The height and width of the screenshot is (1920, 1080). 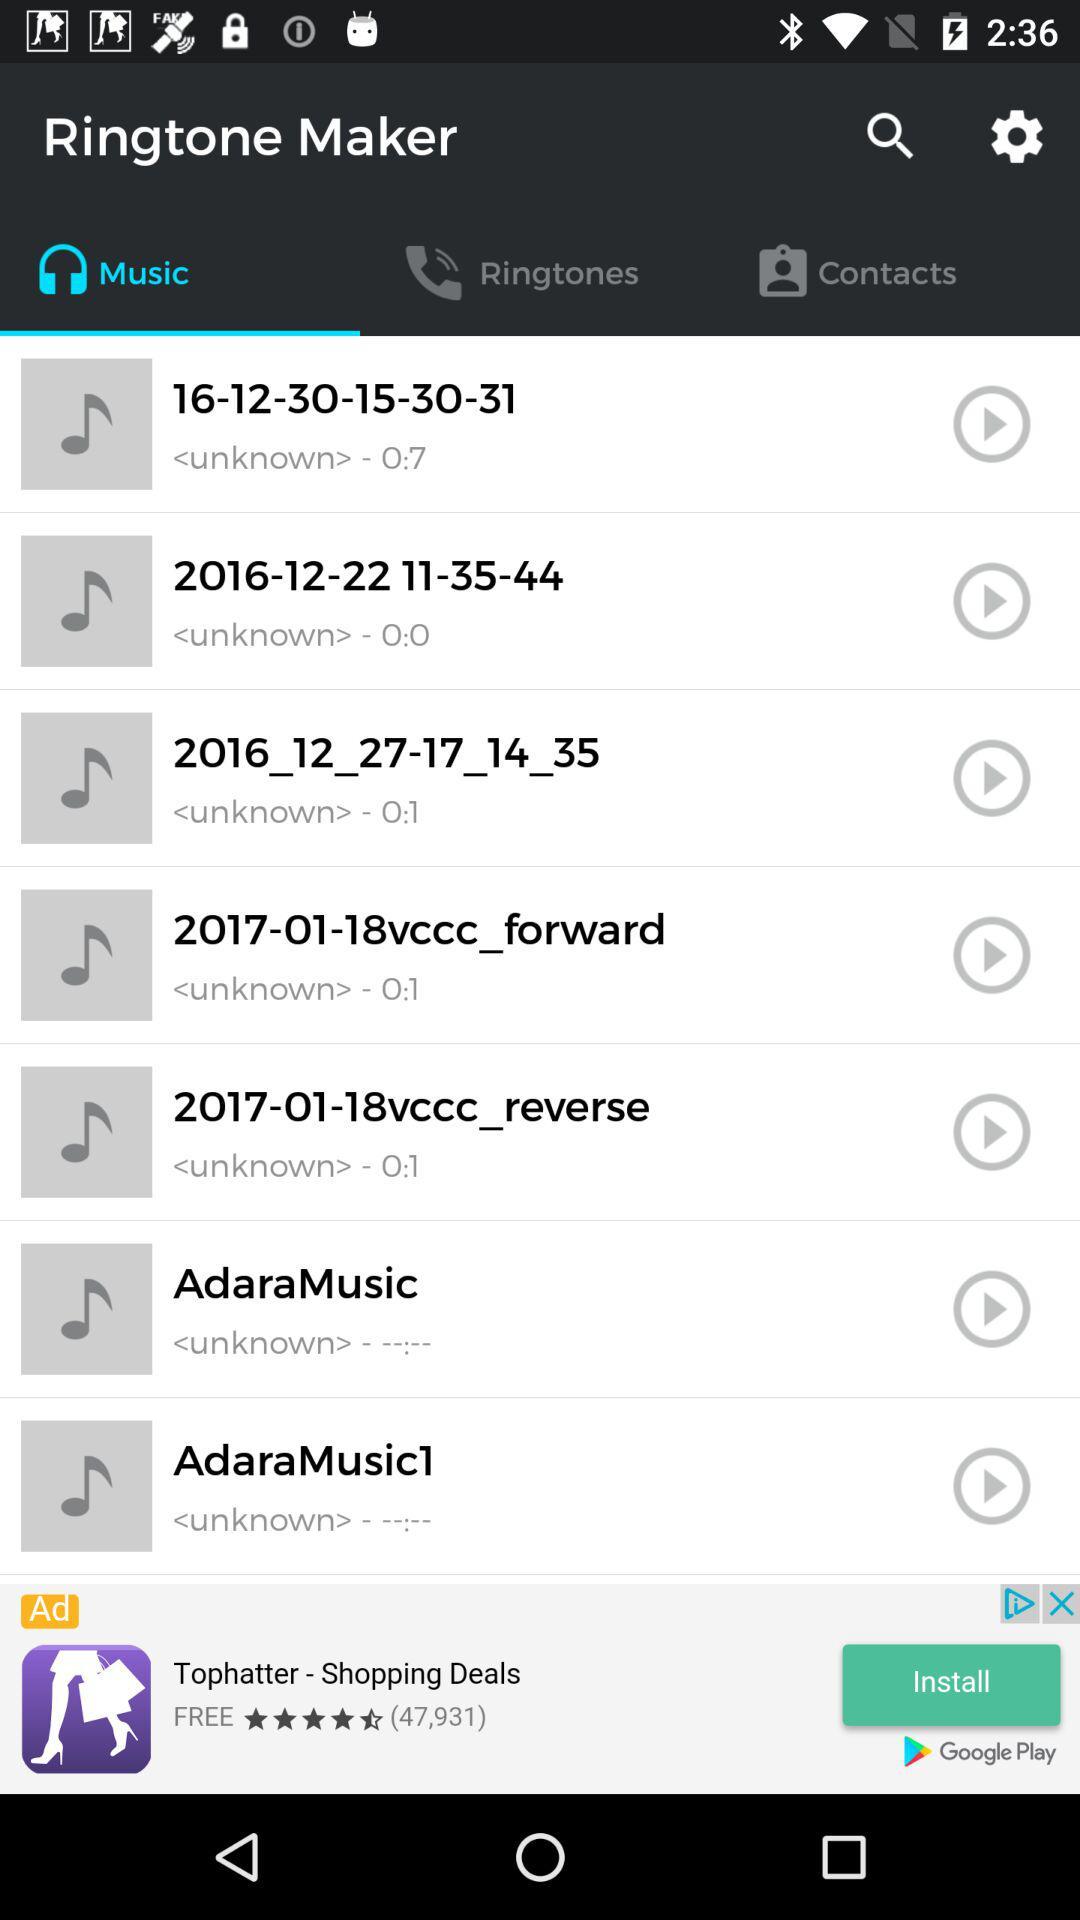 I want to click on play, so click(x=991, y=600).